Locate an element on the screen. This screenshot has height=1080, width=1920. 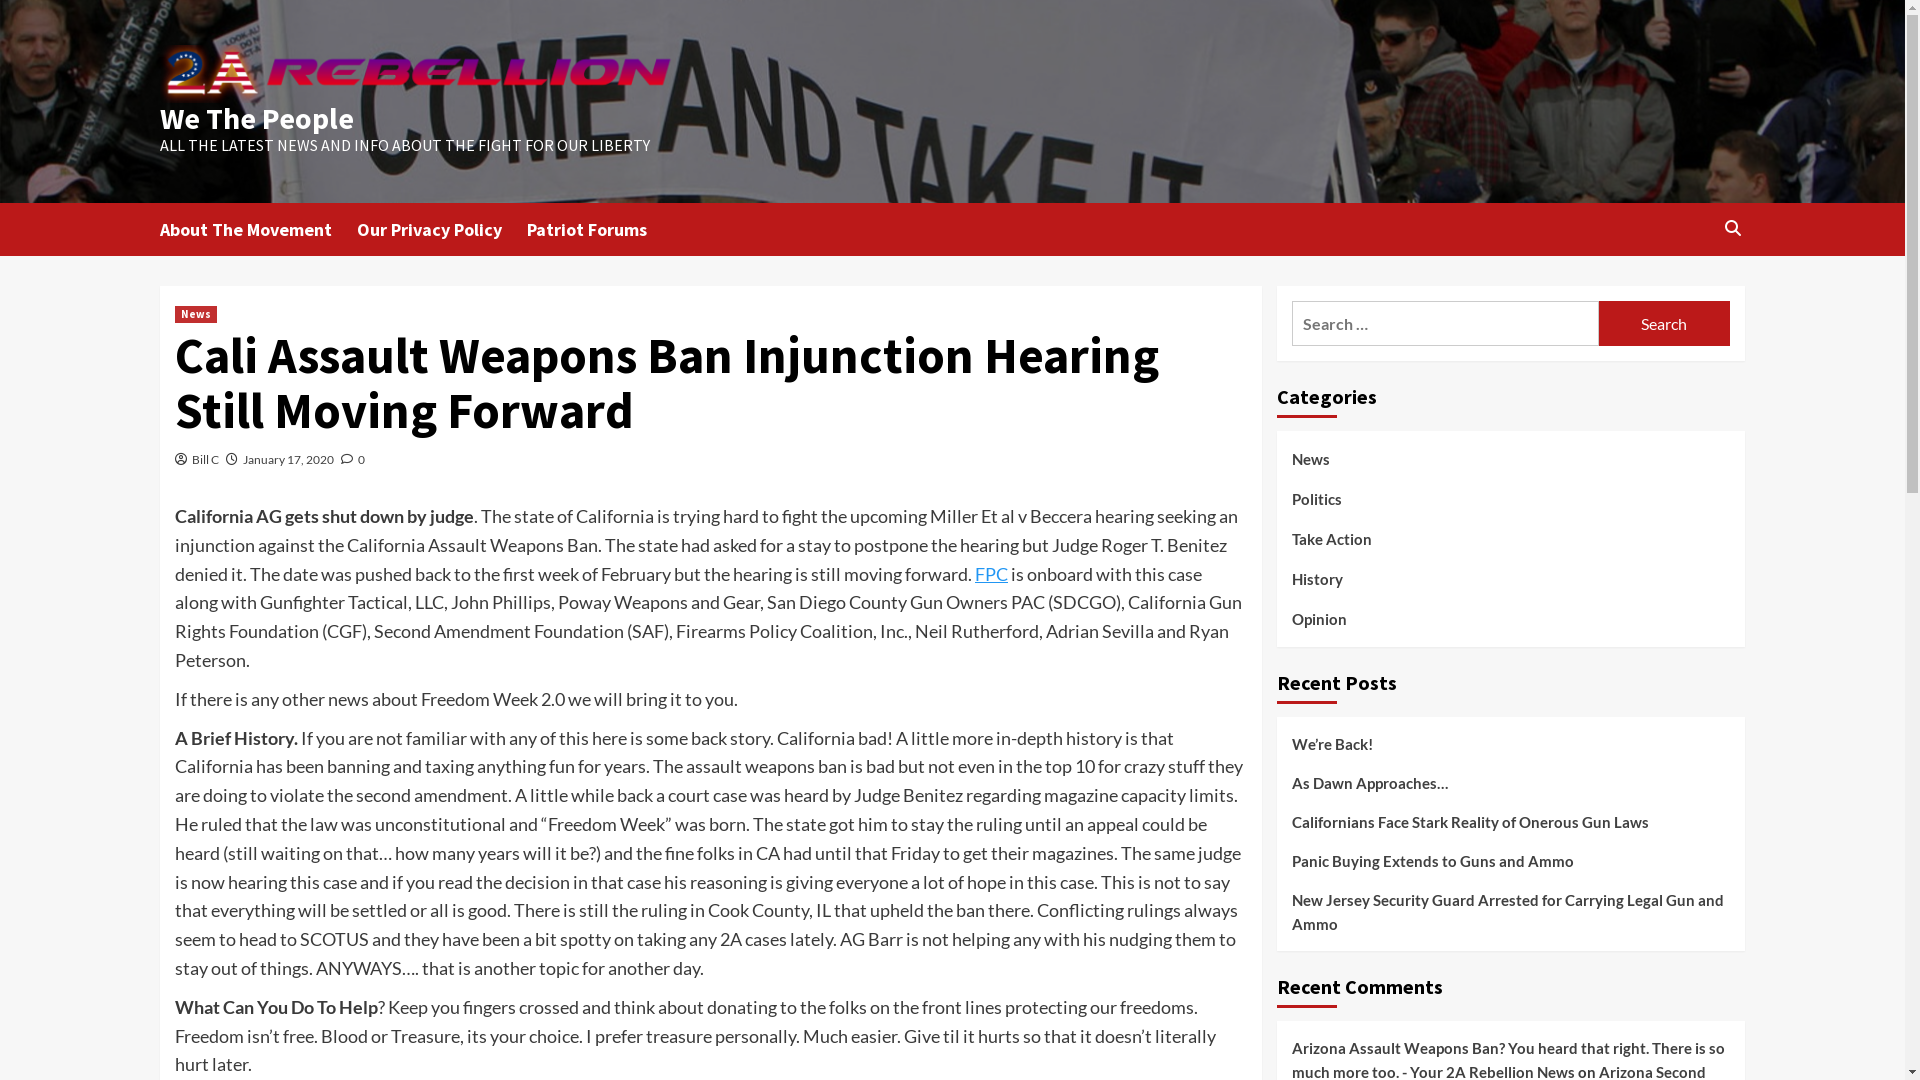
'Take Action' is located at coordinates (1332, 546).